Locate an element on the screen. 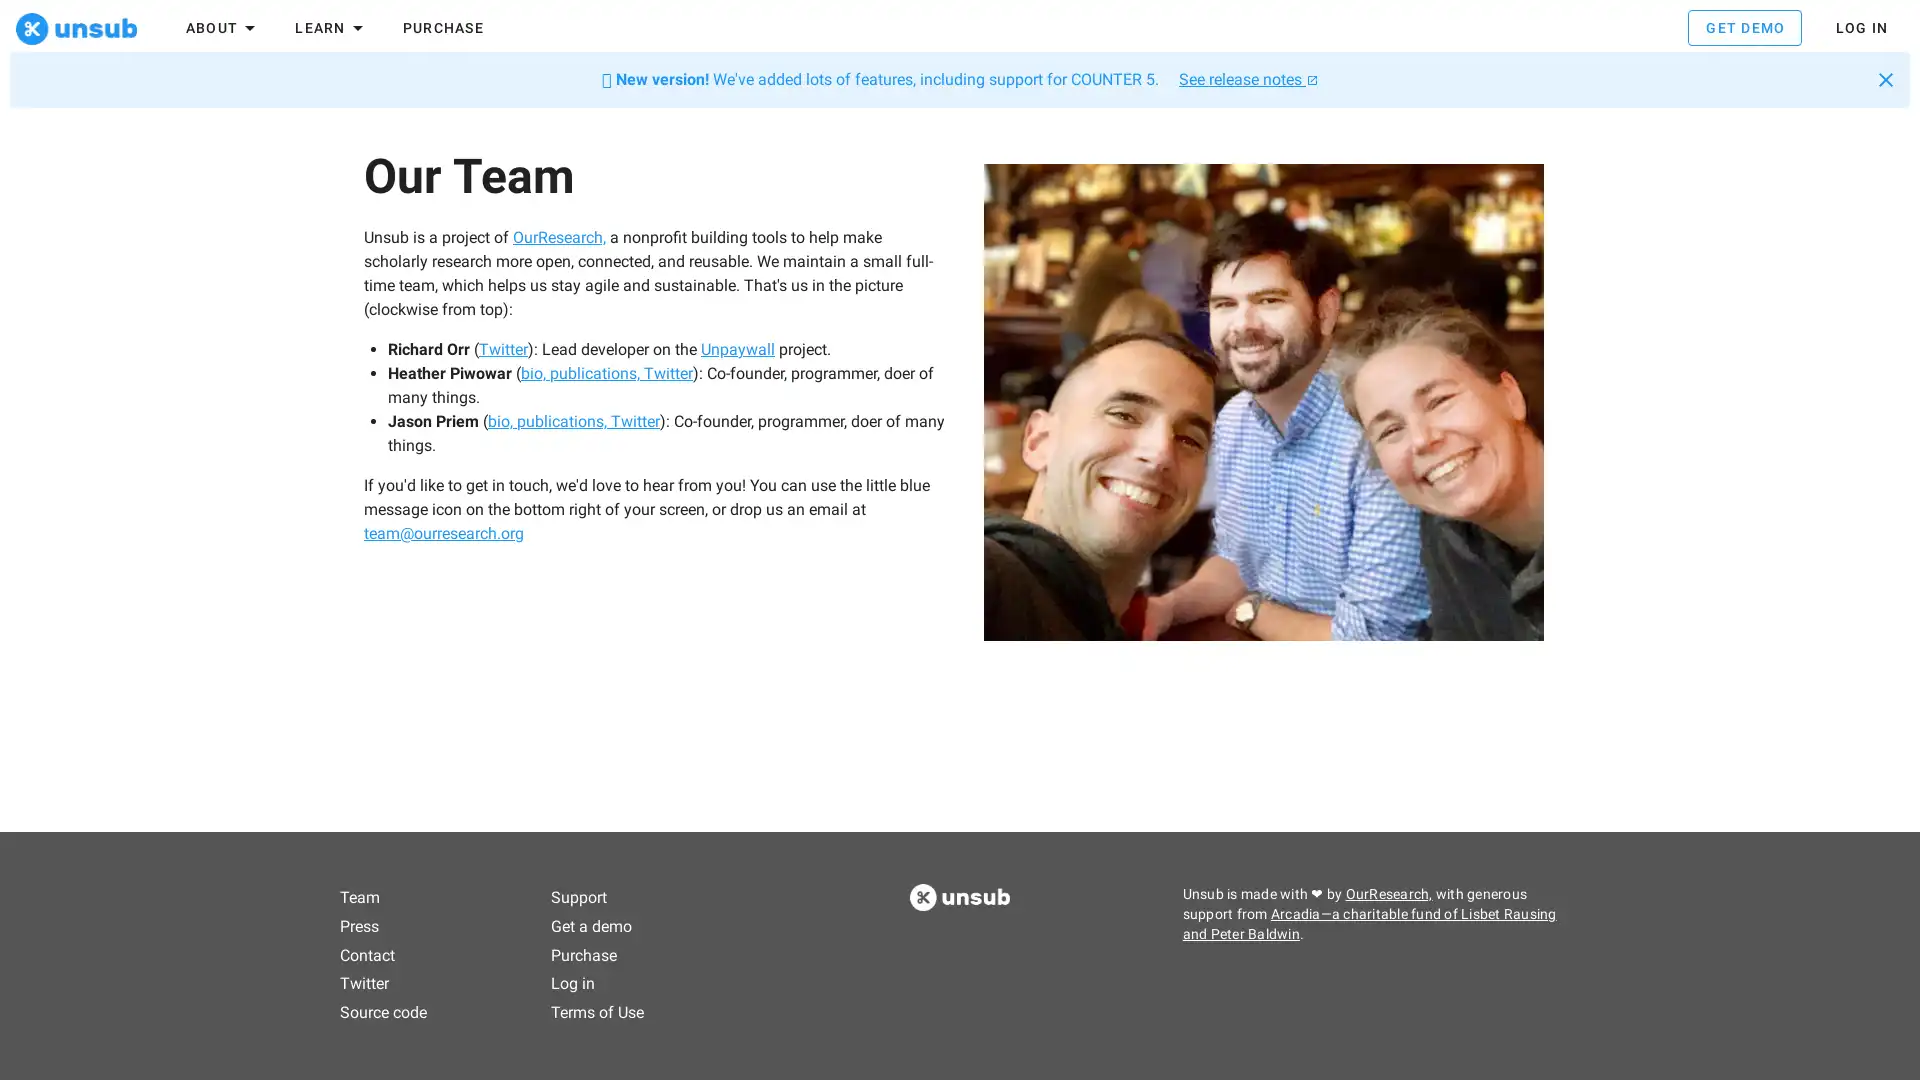  ABOUT is located at coordinates (222, 31).